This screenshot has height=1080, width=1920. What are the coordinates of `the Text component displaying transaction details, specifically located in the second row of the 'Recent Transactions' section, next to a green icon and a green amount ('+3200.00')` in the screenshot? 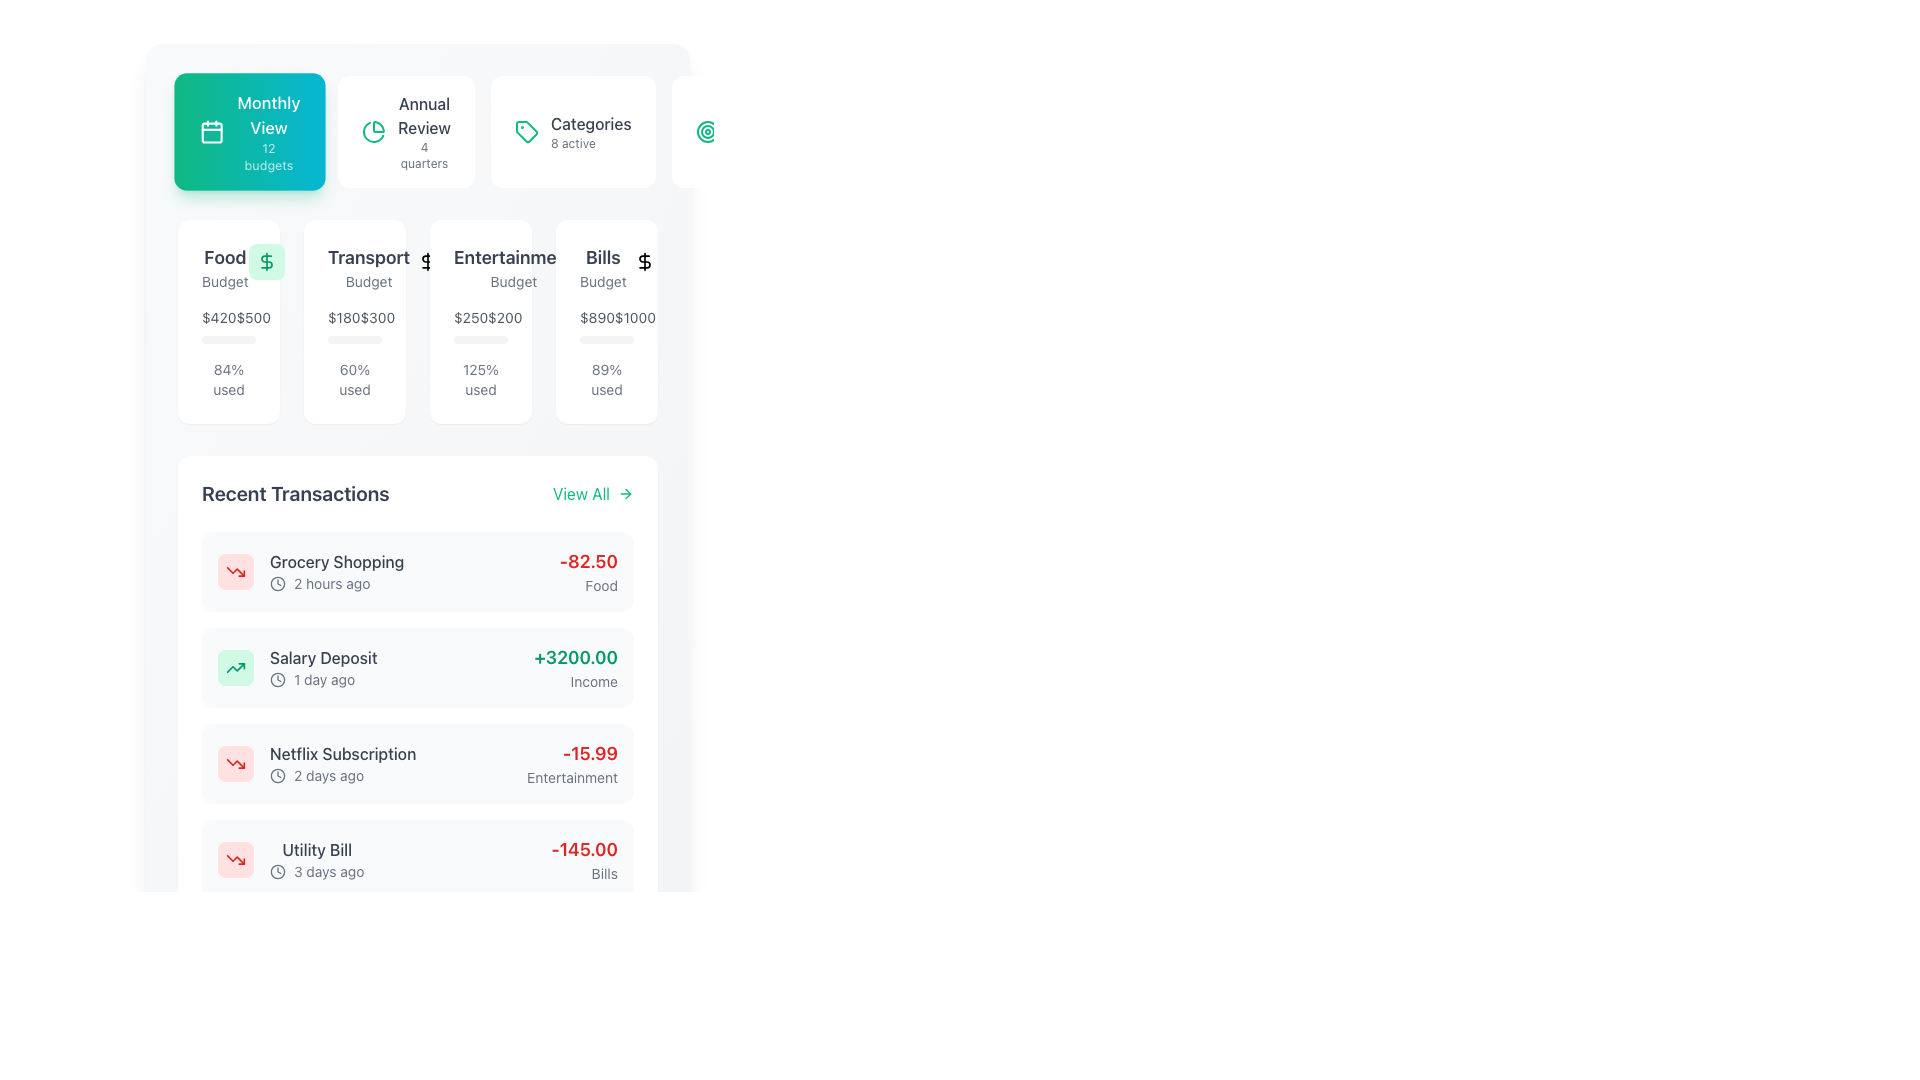 It's located at (323, 667).